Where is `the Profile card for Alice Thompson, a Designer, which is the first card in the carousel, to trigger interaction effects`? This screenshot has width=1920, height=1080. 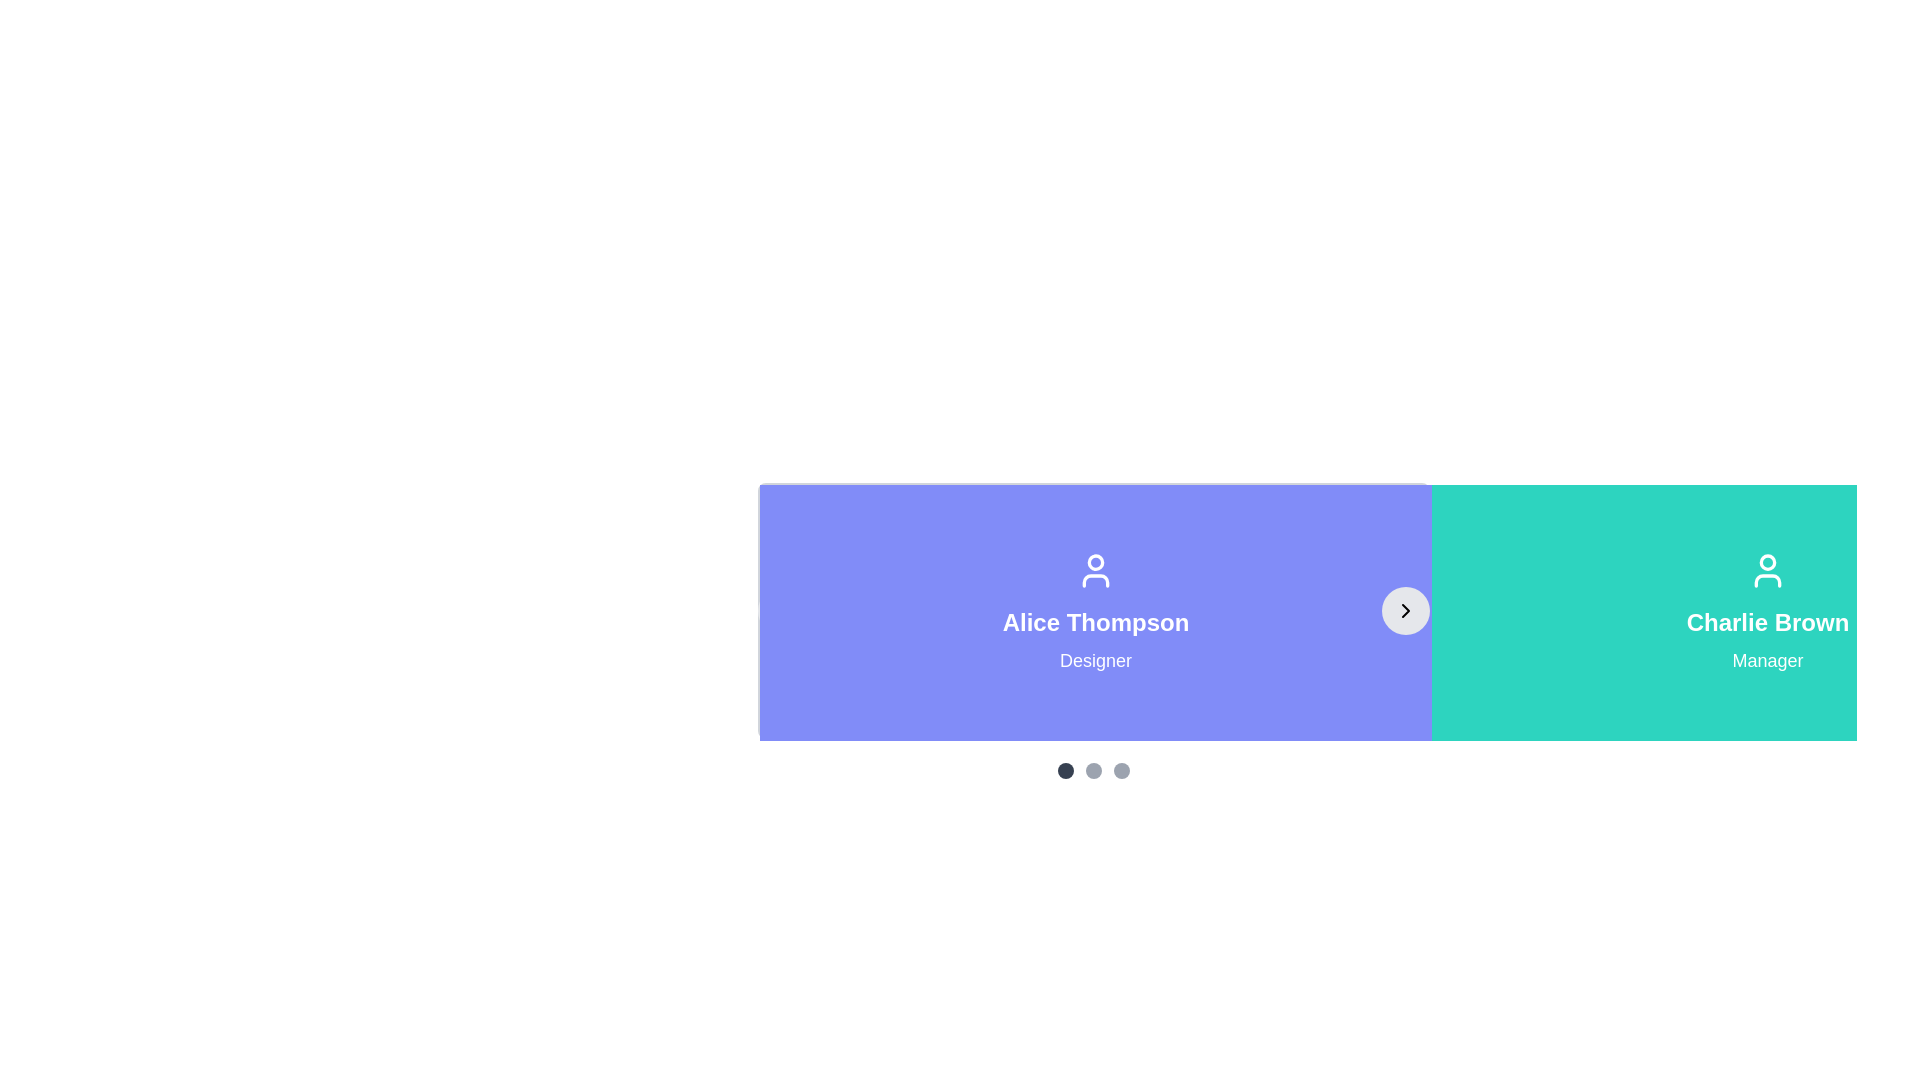
the Profile card for Alice Thompson, a Designer, which is the first card in the carousel, to trigger interaction effects is located at coordinates (1094, 612).